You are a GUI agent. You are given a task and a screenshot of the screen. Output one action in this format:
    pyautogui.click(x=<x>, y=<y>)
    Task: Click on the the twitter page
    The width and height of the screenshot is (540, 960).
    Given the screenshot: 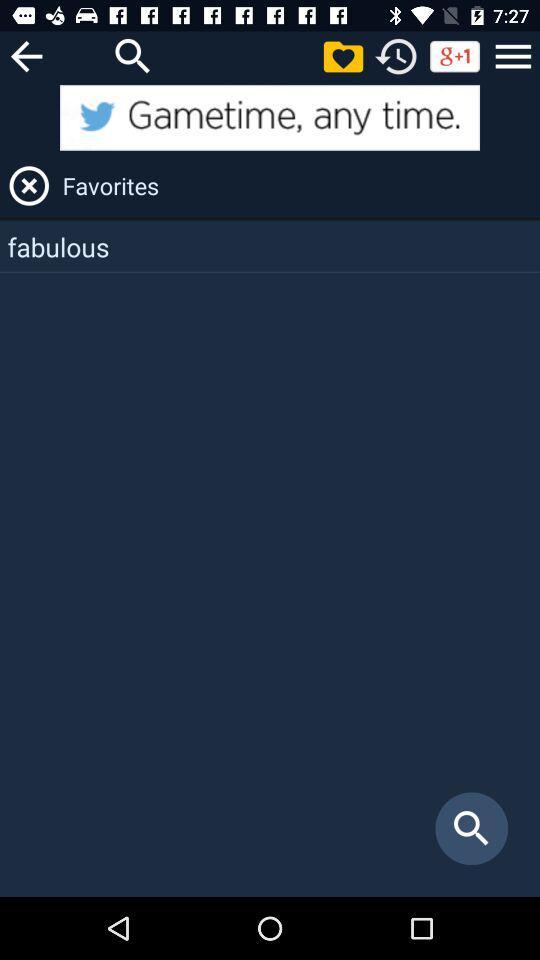 What is the action you would take?
    pyautogui.click(x=270, y=117)
    